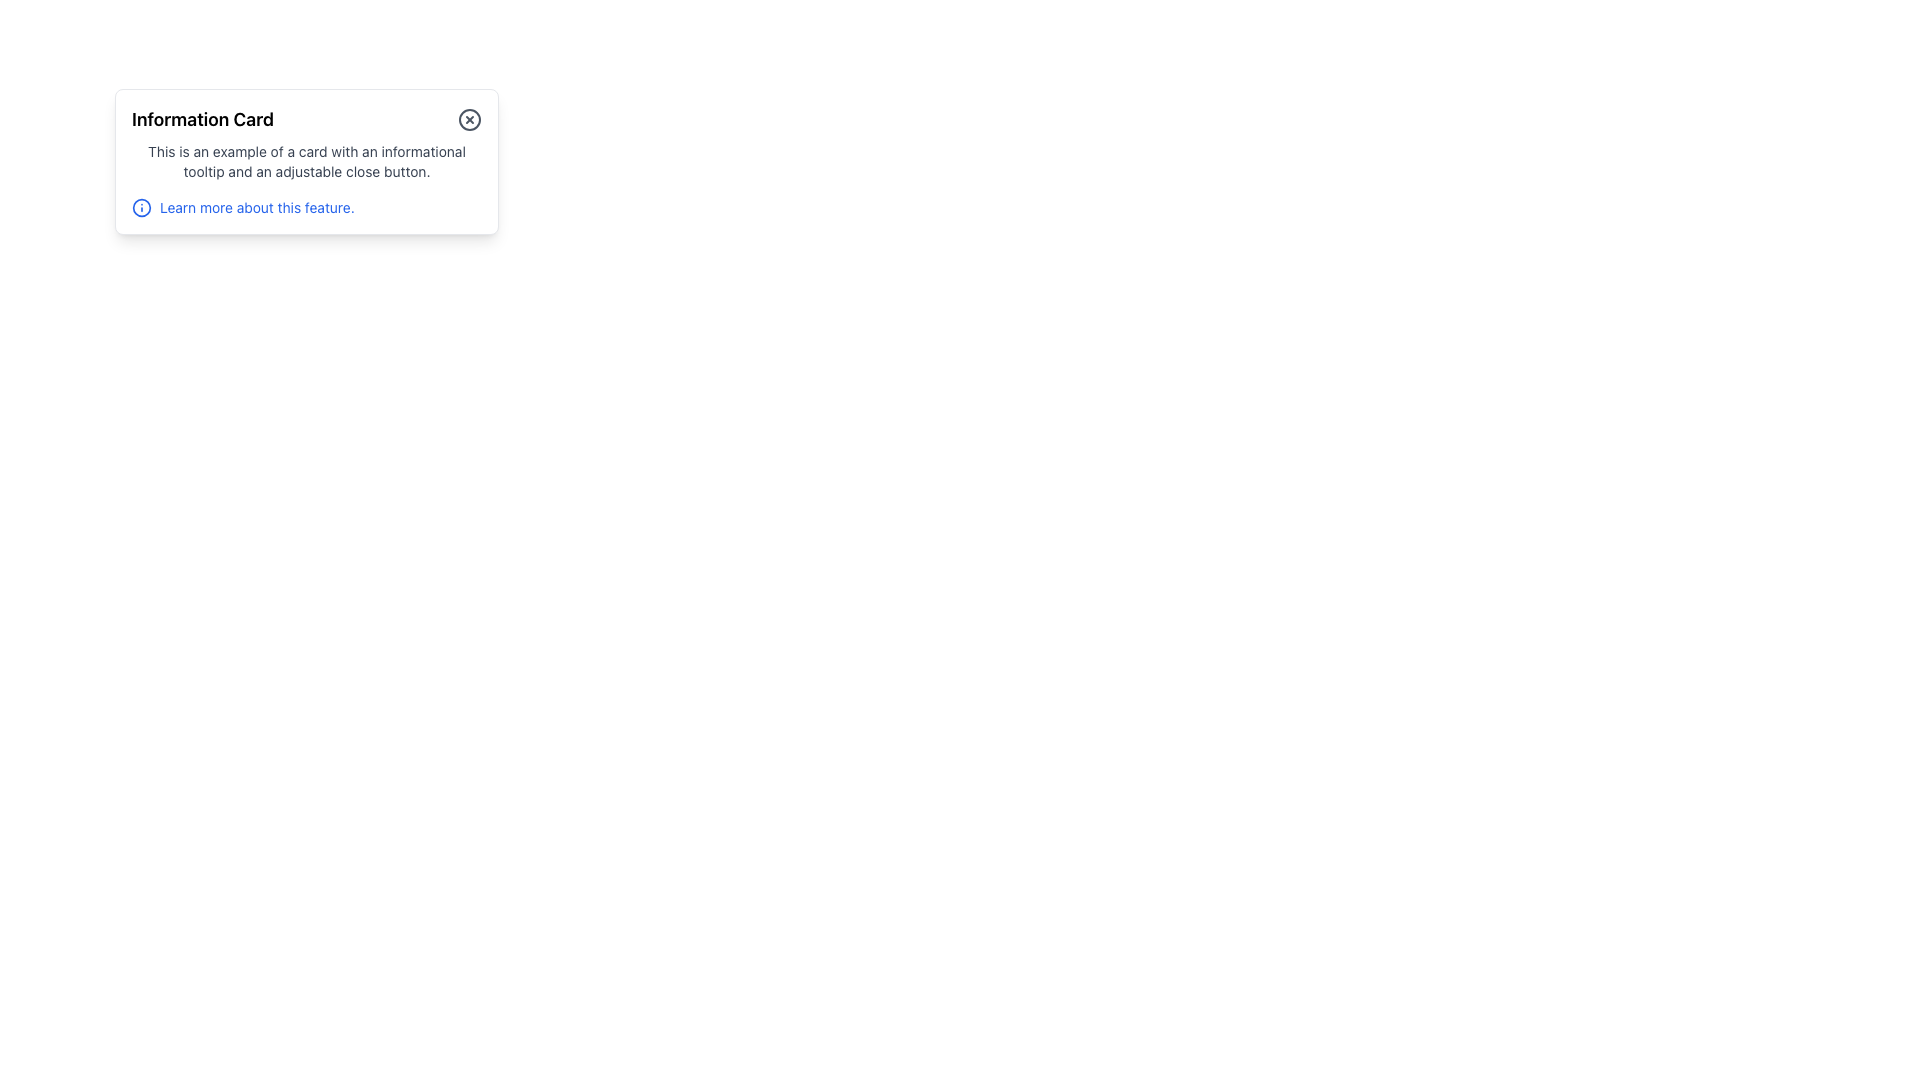 This screenshot has width=1920, height=1080. Describe the element at coordinates (306, 208) in the screenshot. I see `the informative link with the blue information icon and the text 'Learn more about this feature' at the bottom of the Information Card` at that location.